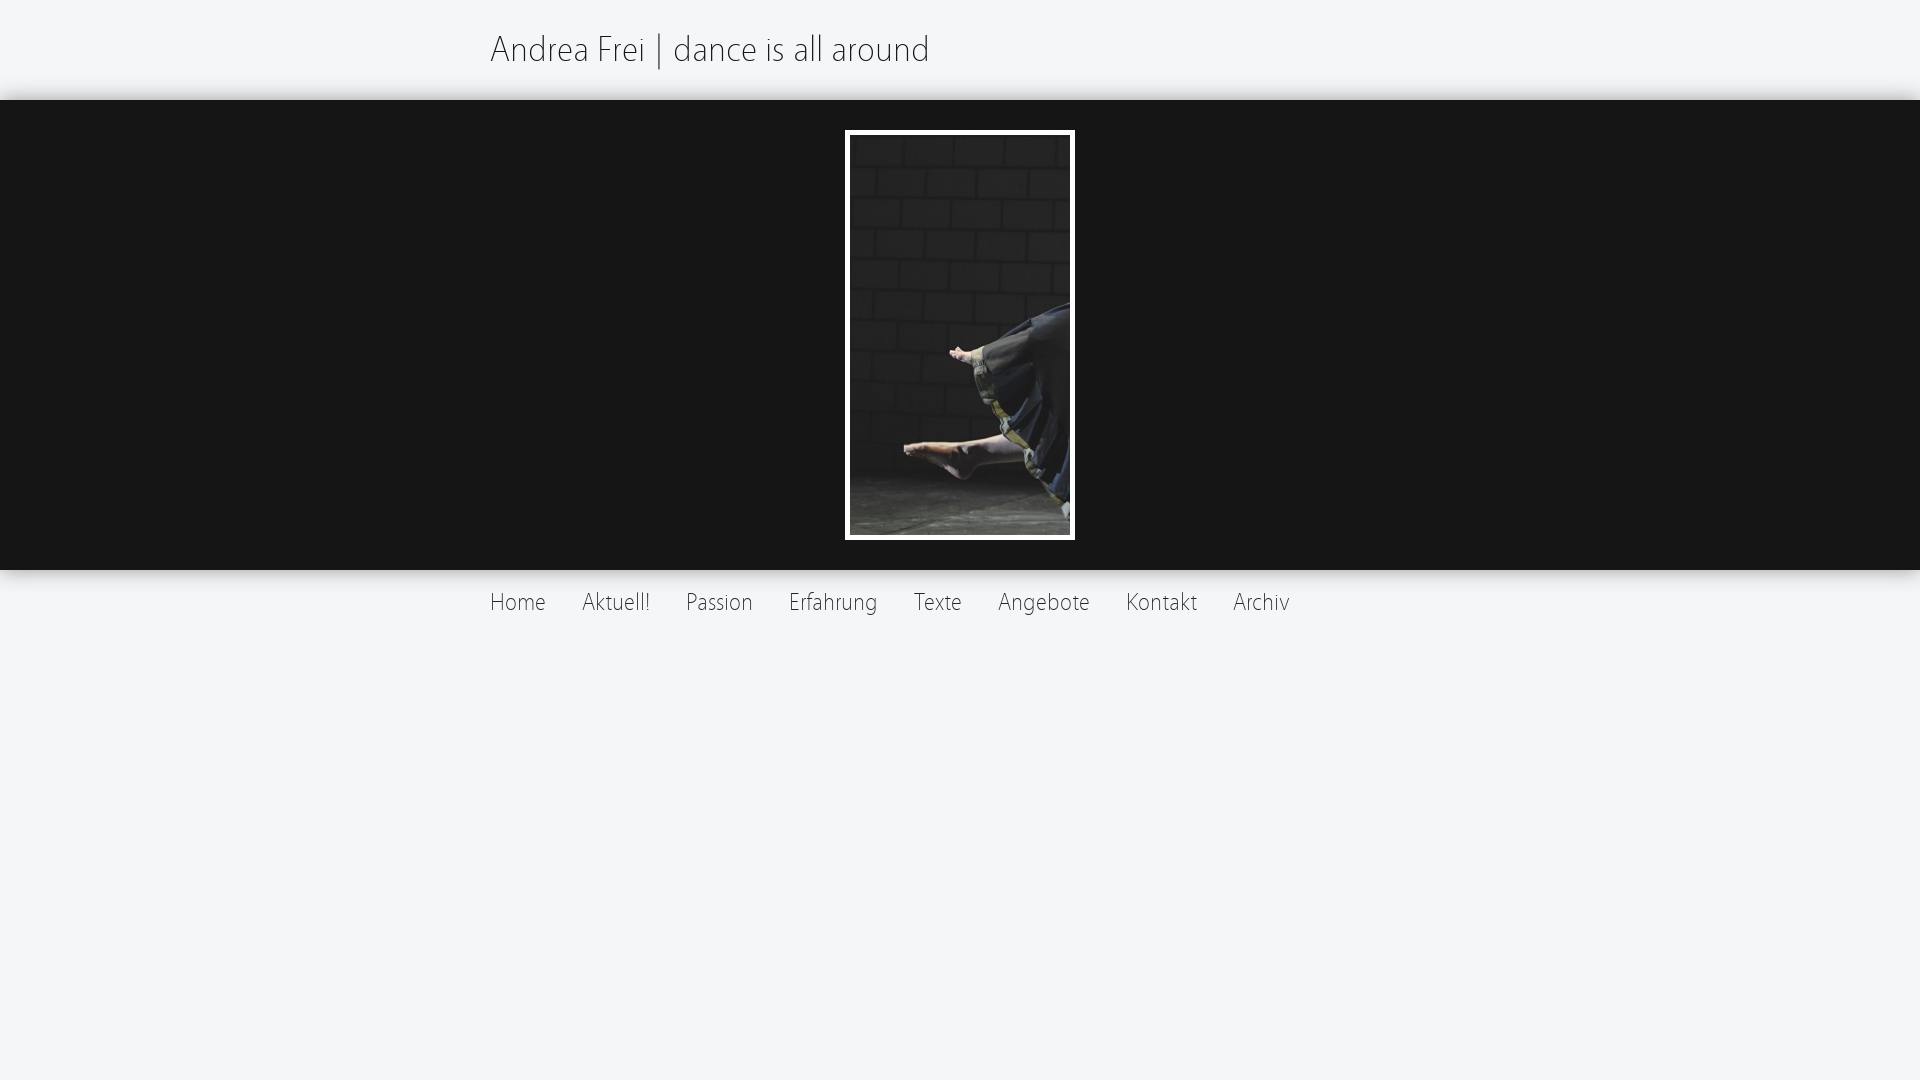  Describe the element at coordinates (580, 601) in the screenshot. I see `'Aktuell!'` at that location.